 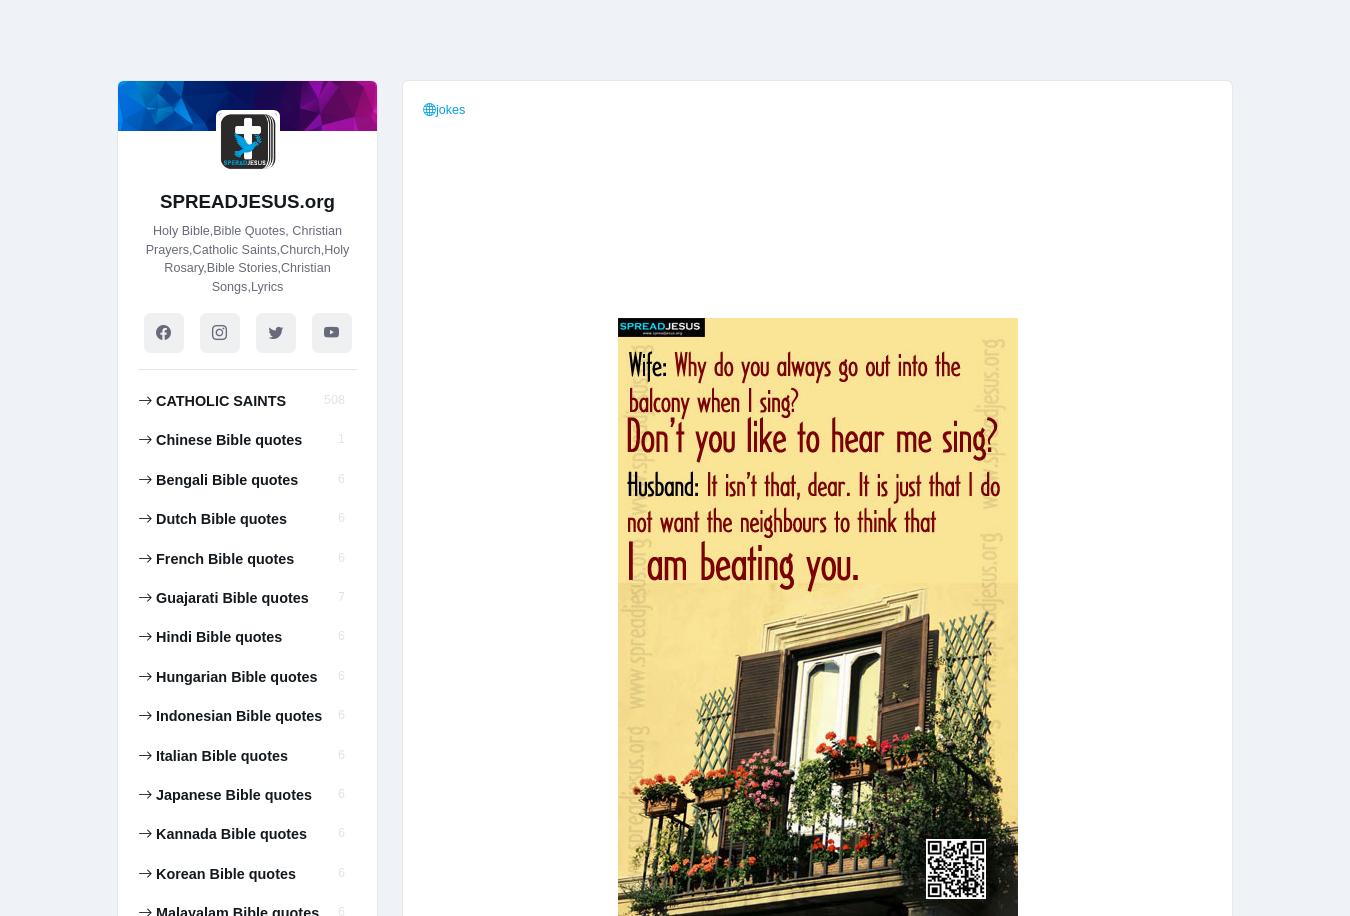 I want to click on '37', so click(x=336, y=73).